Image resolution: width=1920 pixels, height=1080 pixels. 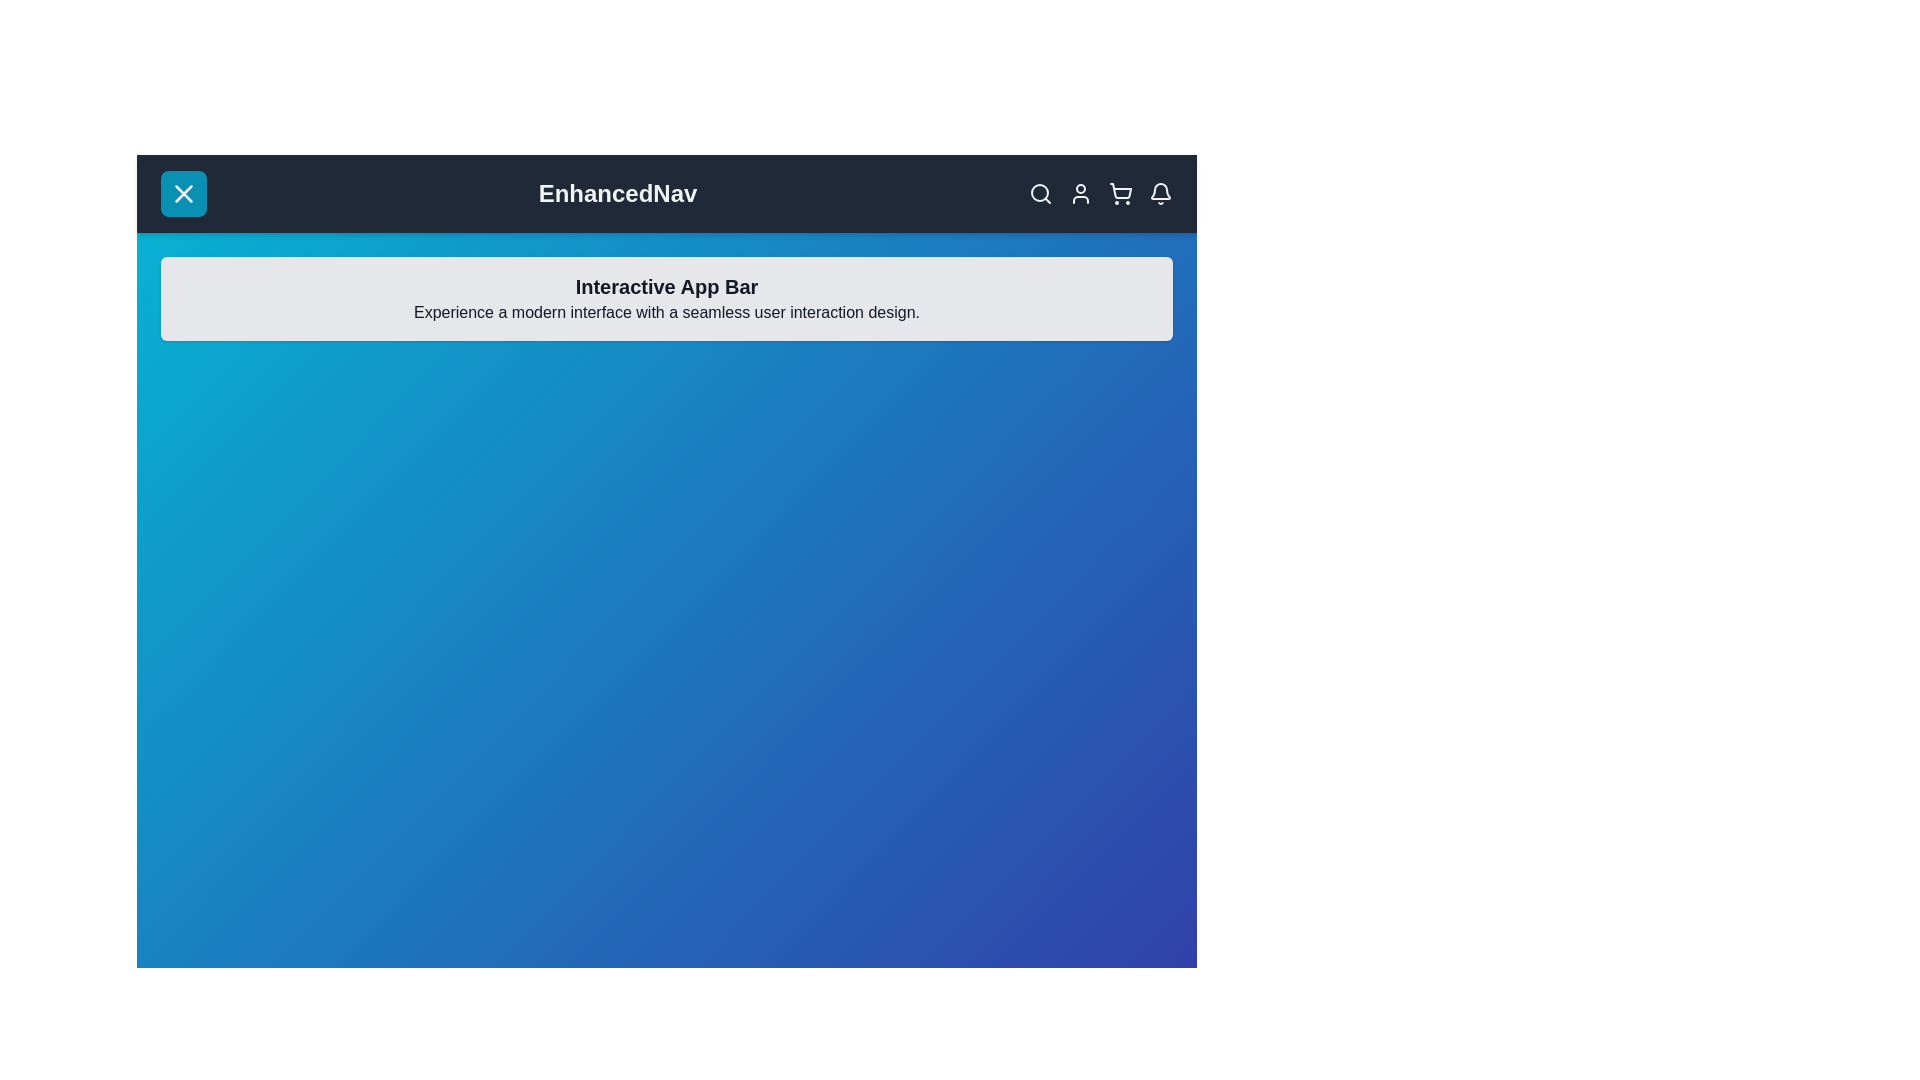 I want to click on the icon search to observe its hover effect, so click(x=1040, y=193).